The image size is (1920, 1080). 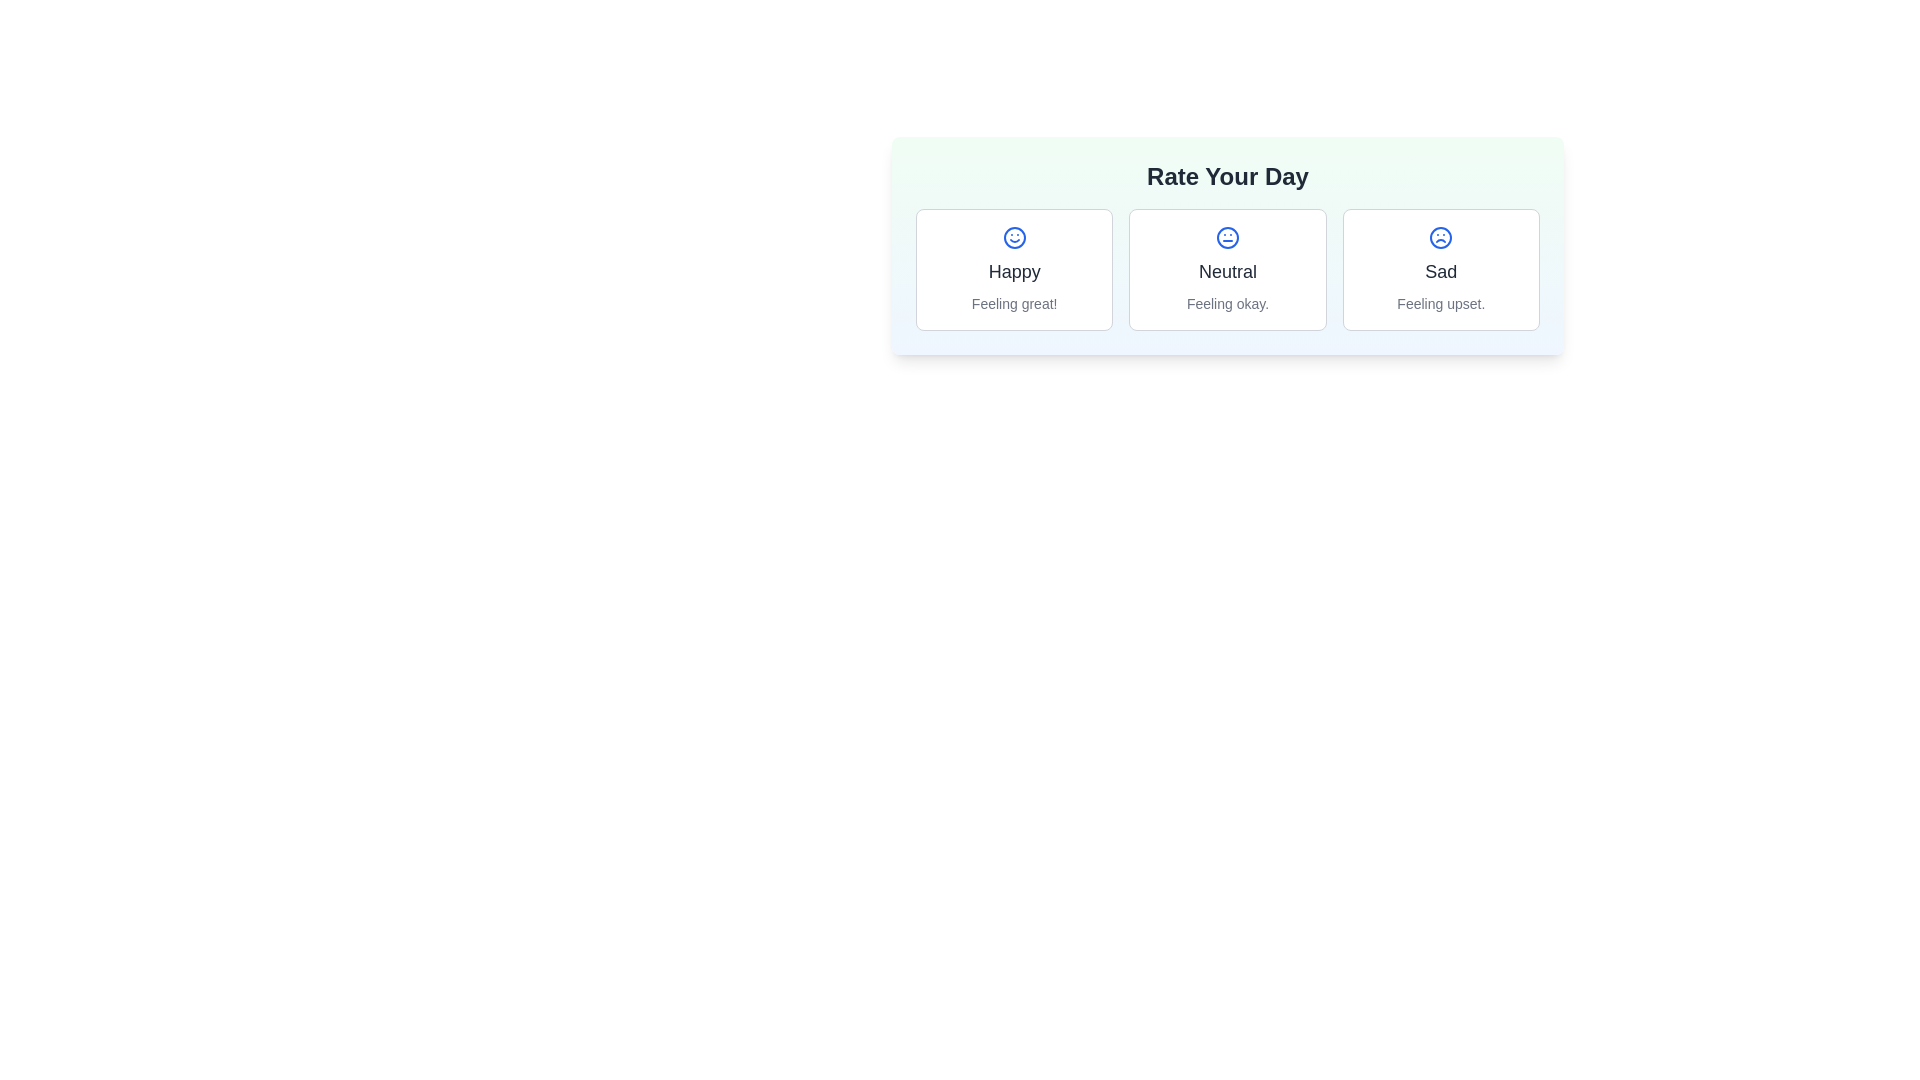 What do you see at coordinates (1014, 237) in the screenshot?
I see `the outermost circular boundary of the 'Happy' icon, which is represented by a blue stroke SVG circle with a radius of 10 units` at bounding box center [1014, 237].